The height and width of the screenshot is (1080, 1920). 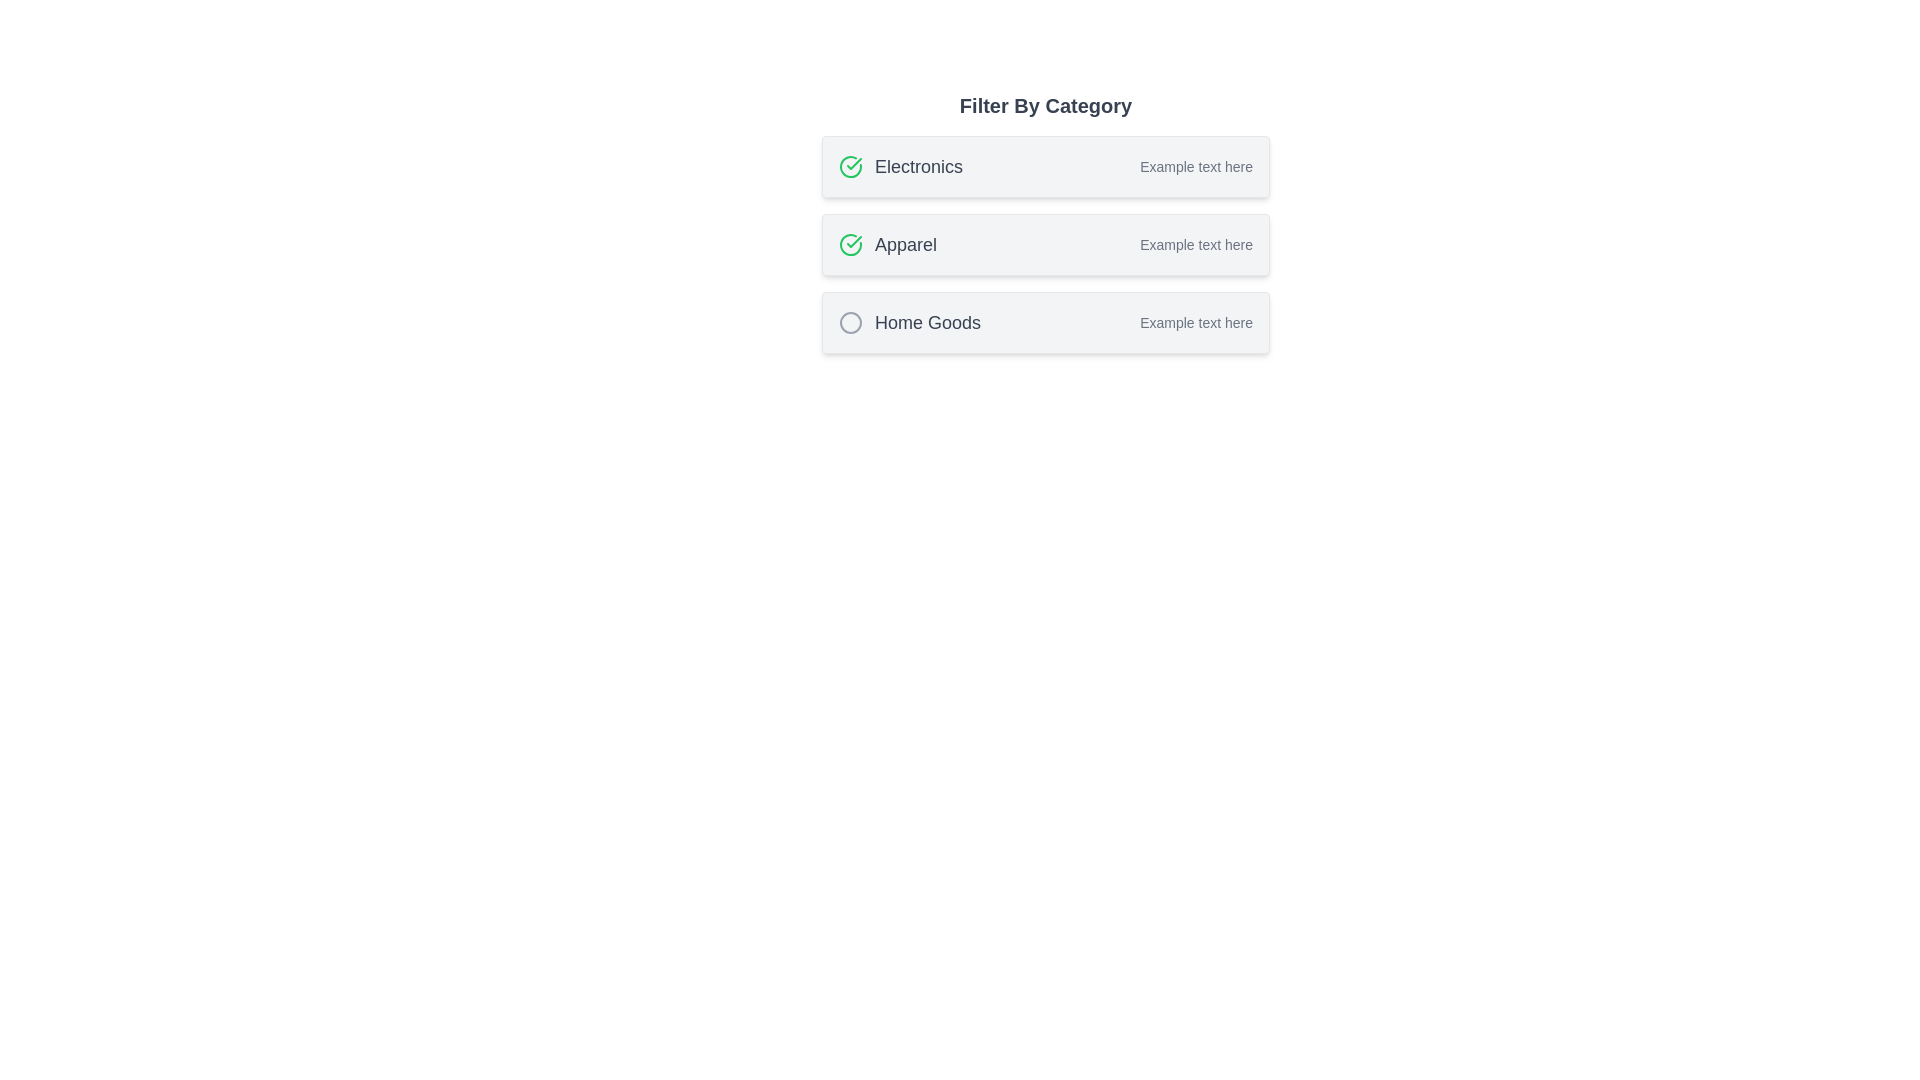 What do you see at coordinates (918, 165) in the screenshot?
I see `the 'Electronics' text label, which signifies a category in the filter interface, located in the first row of categories` at bounding box center [918, 165].